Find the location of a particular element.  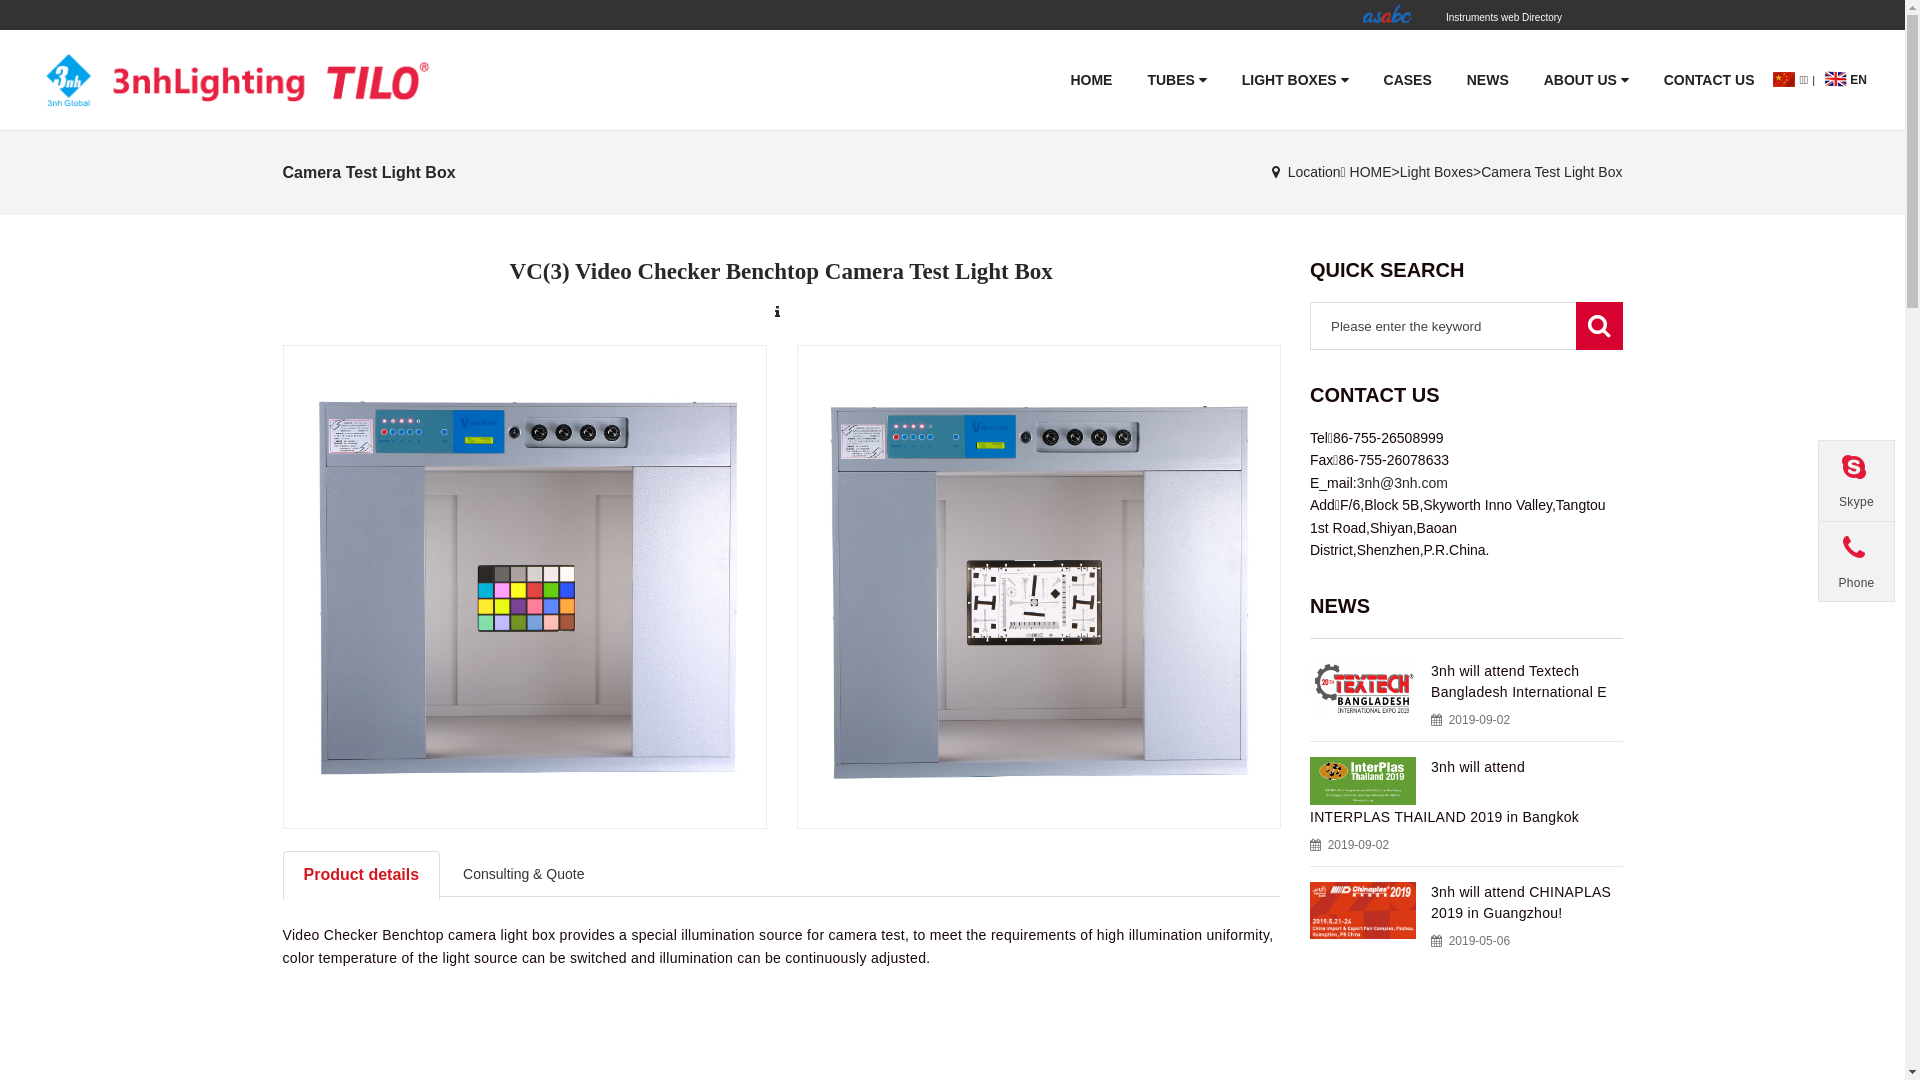

'EN' is located at coordinates (1842, 79).